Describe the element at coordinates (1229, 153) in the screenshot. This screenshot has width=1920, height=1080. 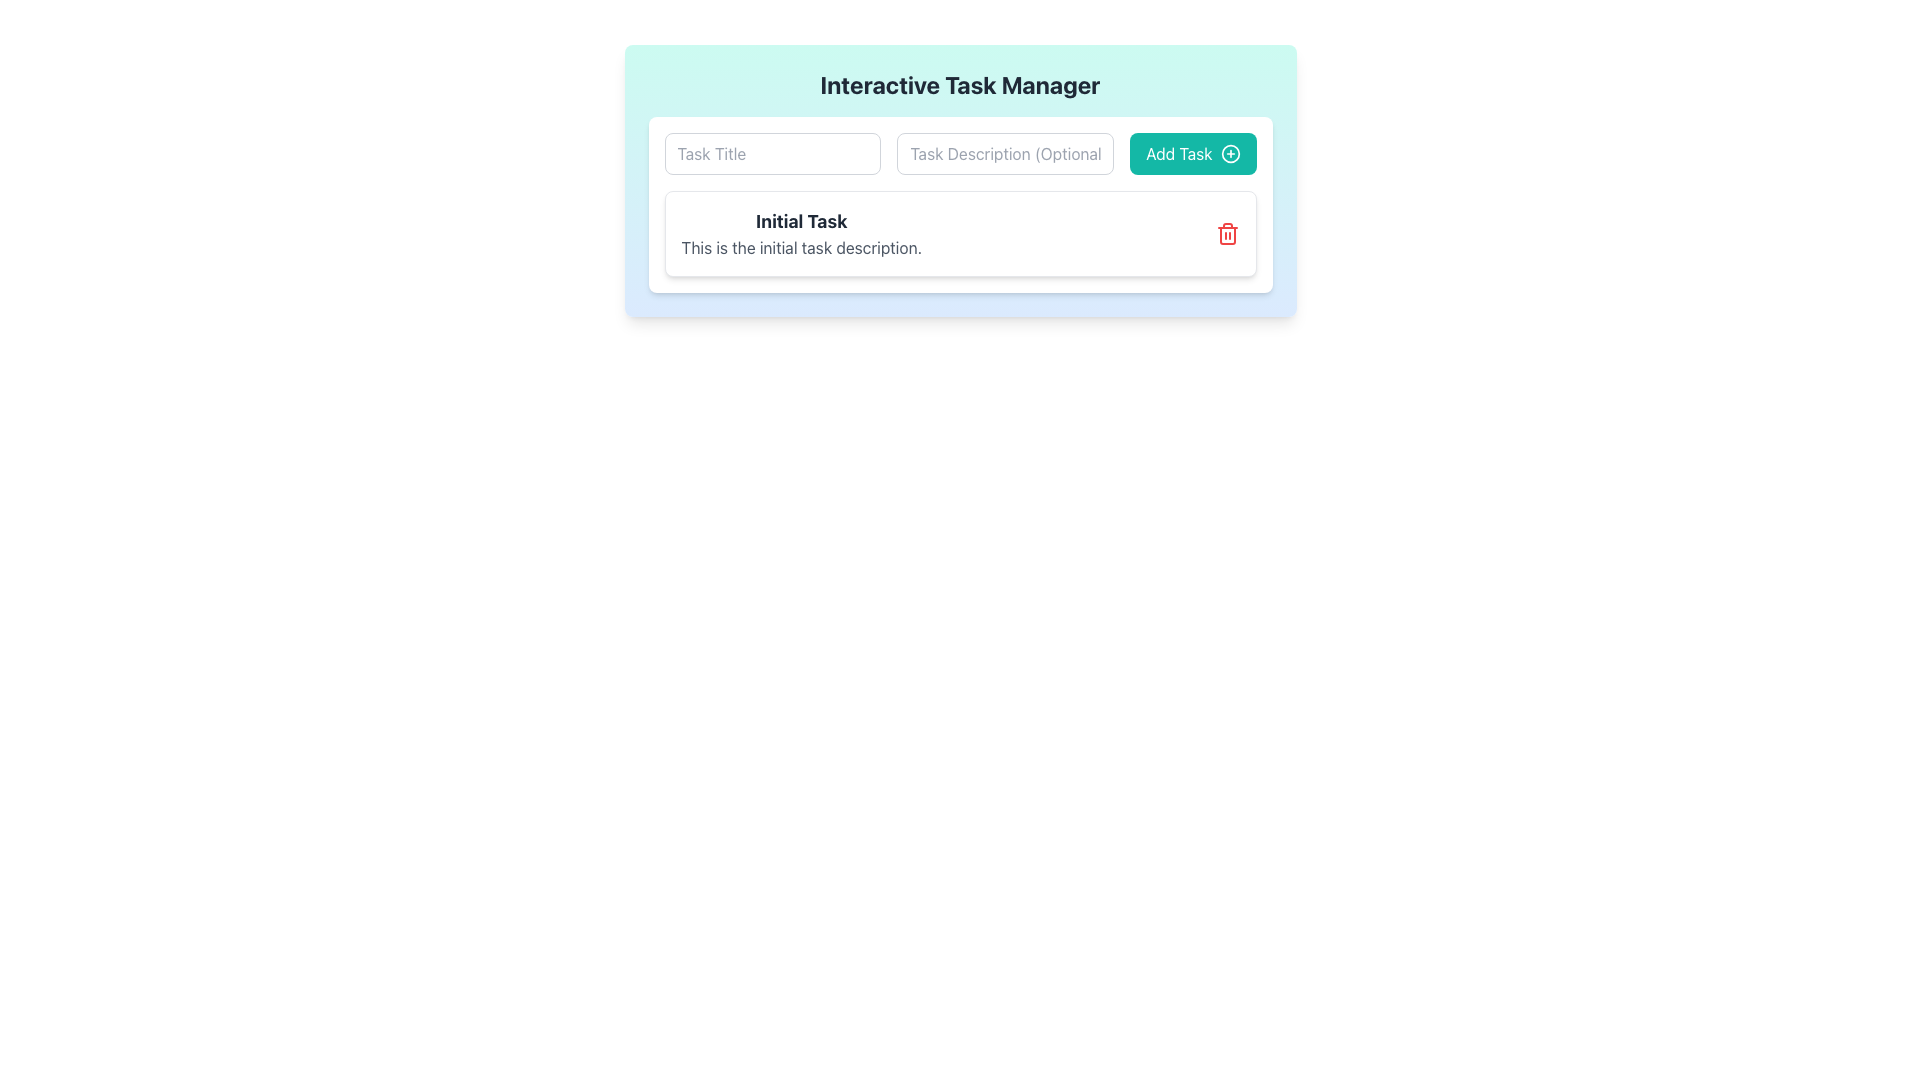
I see `the circular graphic representing a '+' symbol within the SVG icon, which is positioned to the right of the 'Add Task' button` at that location.